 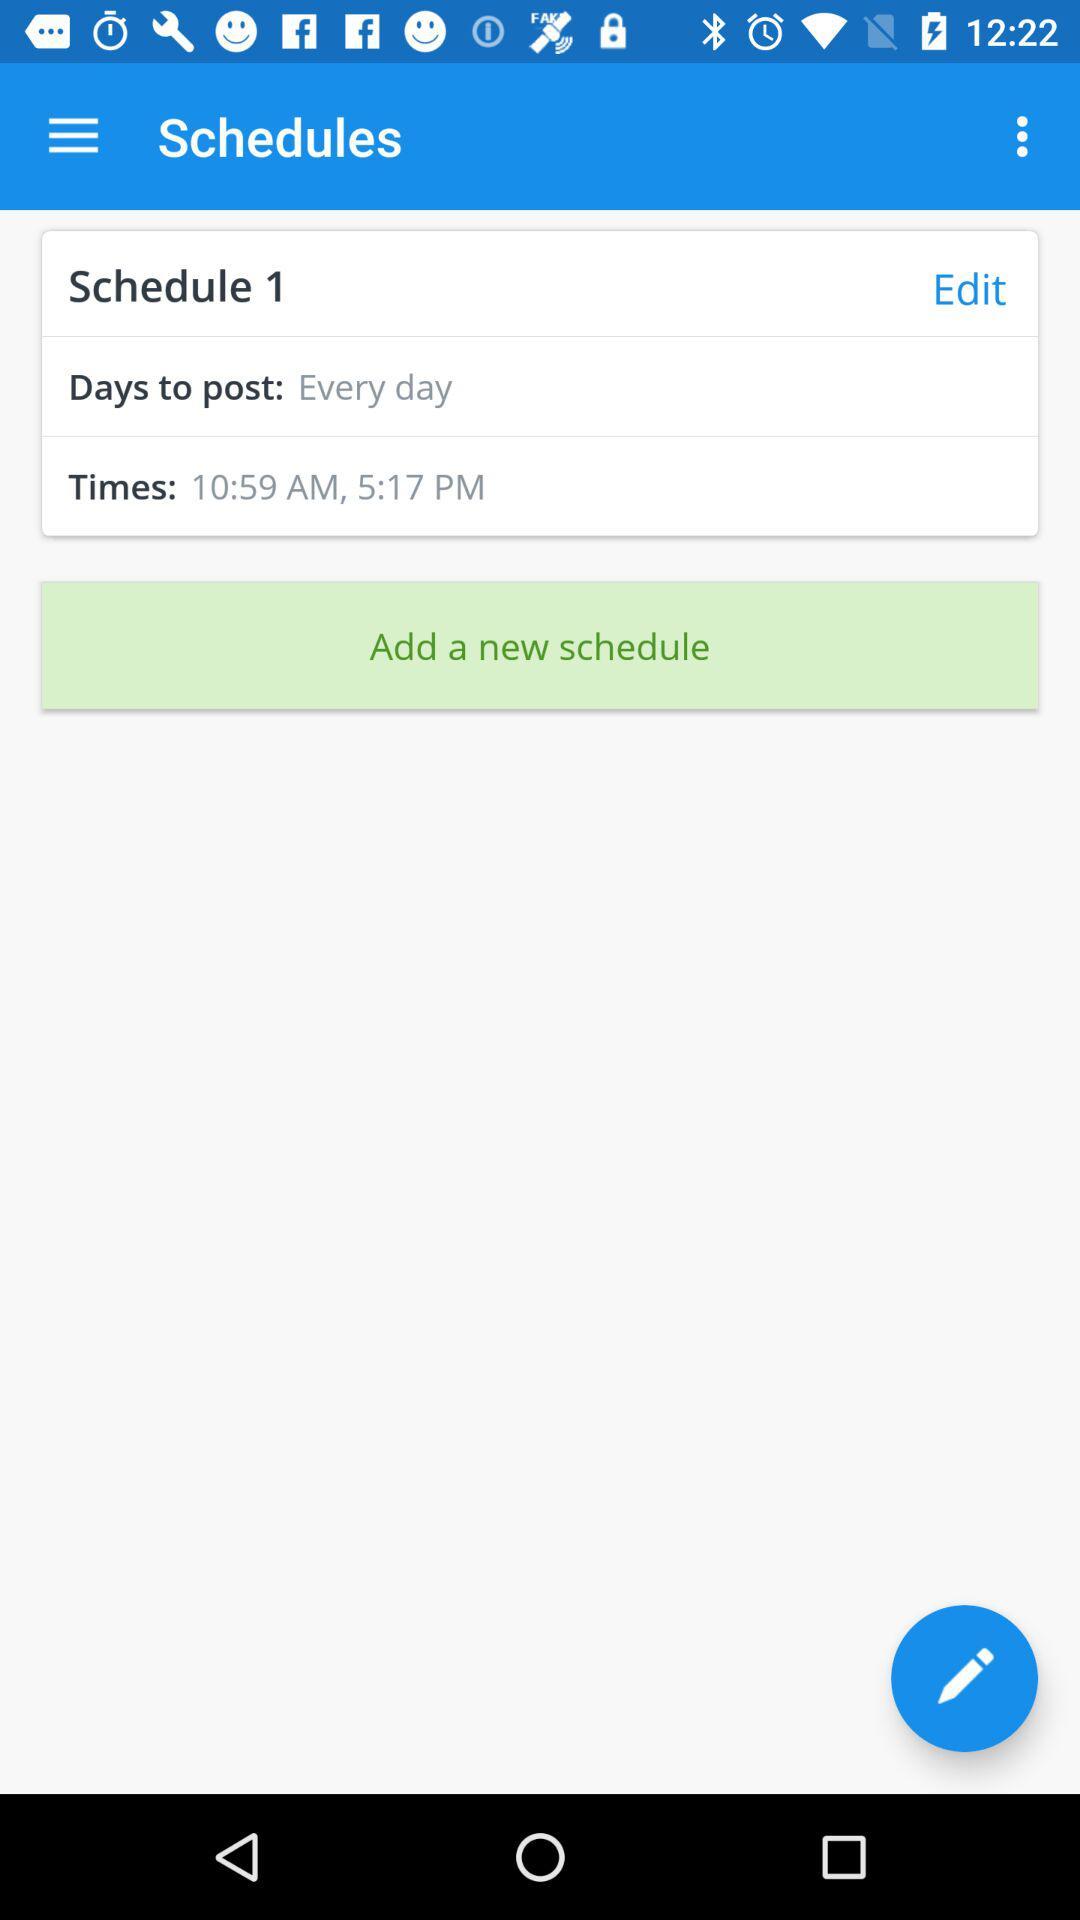 I want to click on item at the center, so click(x=540, y=645).